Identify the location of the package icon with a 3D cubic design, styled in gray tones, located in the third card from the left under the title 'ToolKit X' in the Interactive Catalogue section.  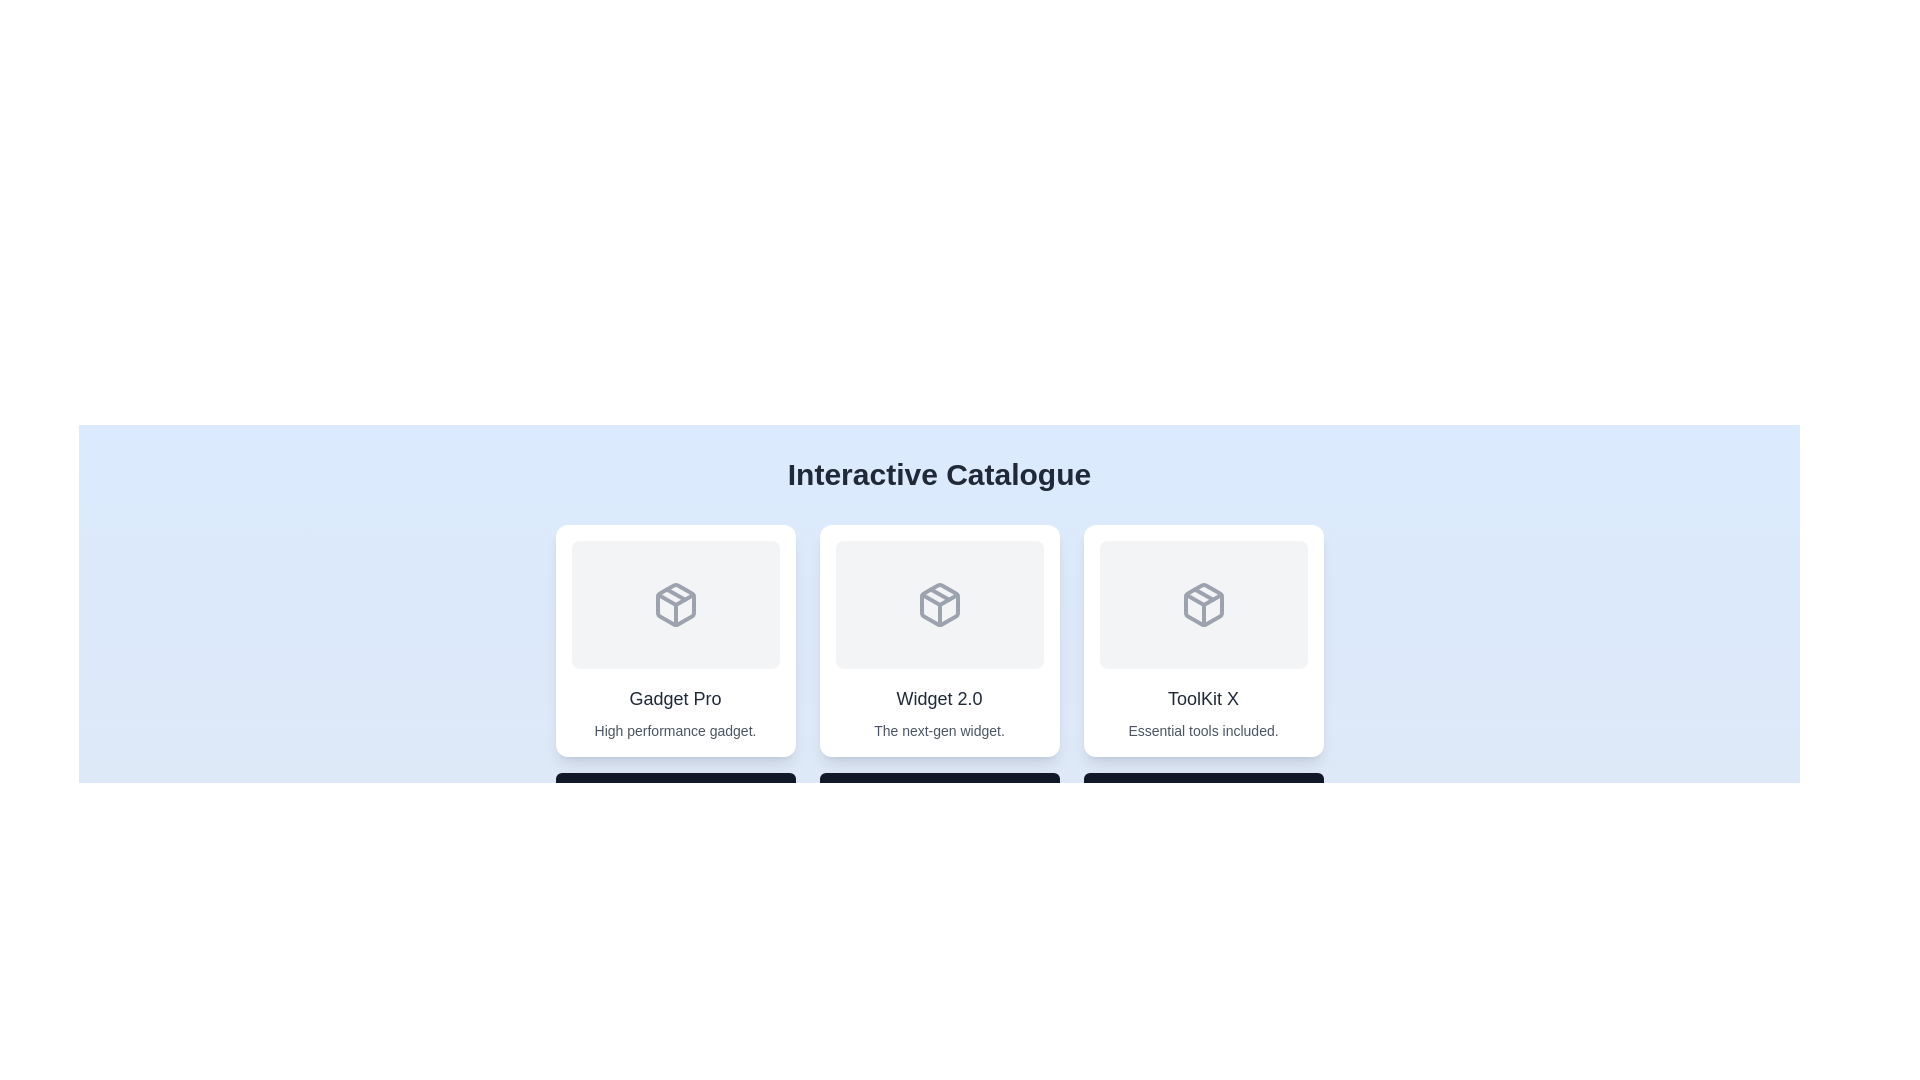
(1202, 604).